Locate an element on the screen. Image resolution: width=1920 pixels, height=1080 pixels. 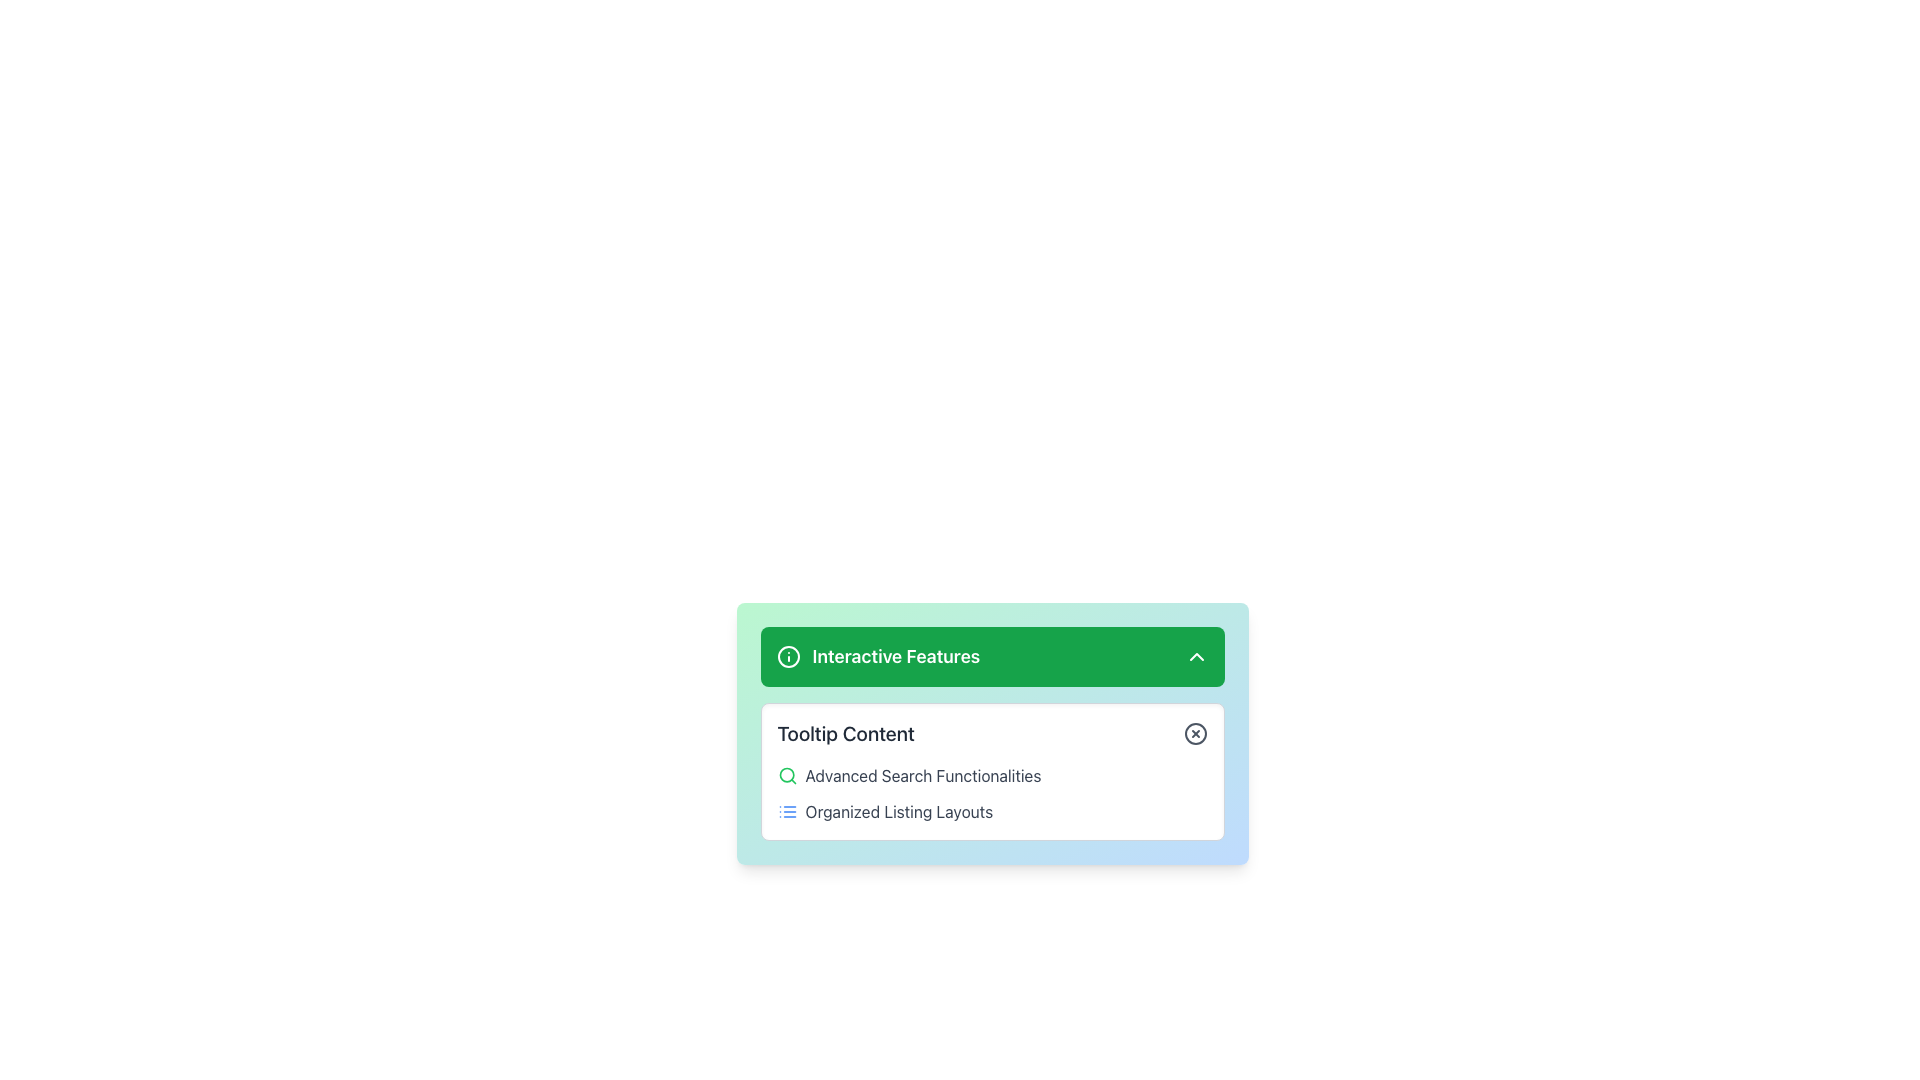
the decorative circle in the SVG icon located at the top-left corner of the green header labeled 'Interactive Features' is located at coordinates (787, 656).